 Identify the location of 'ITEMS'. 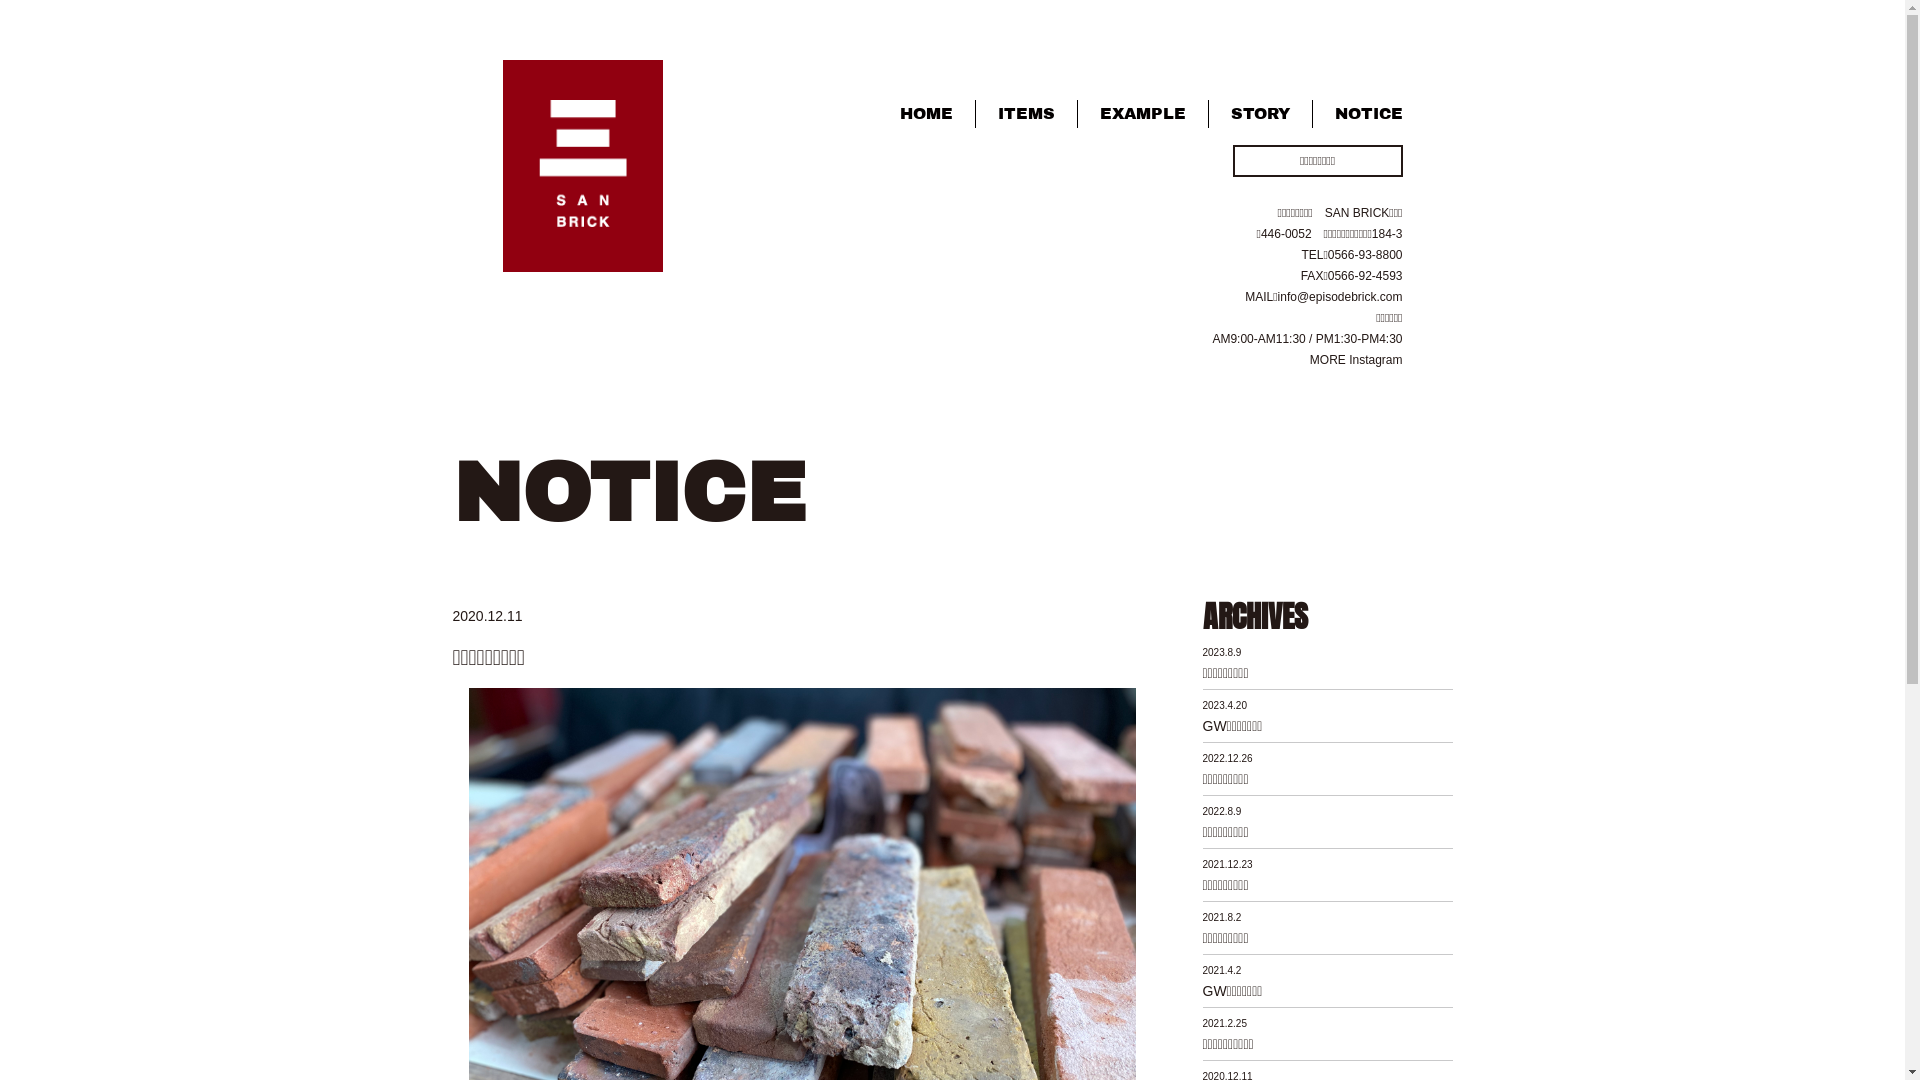
(1026, 113).